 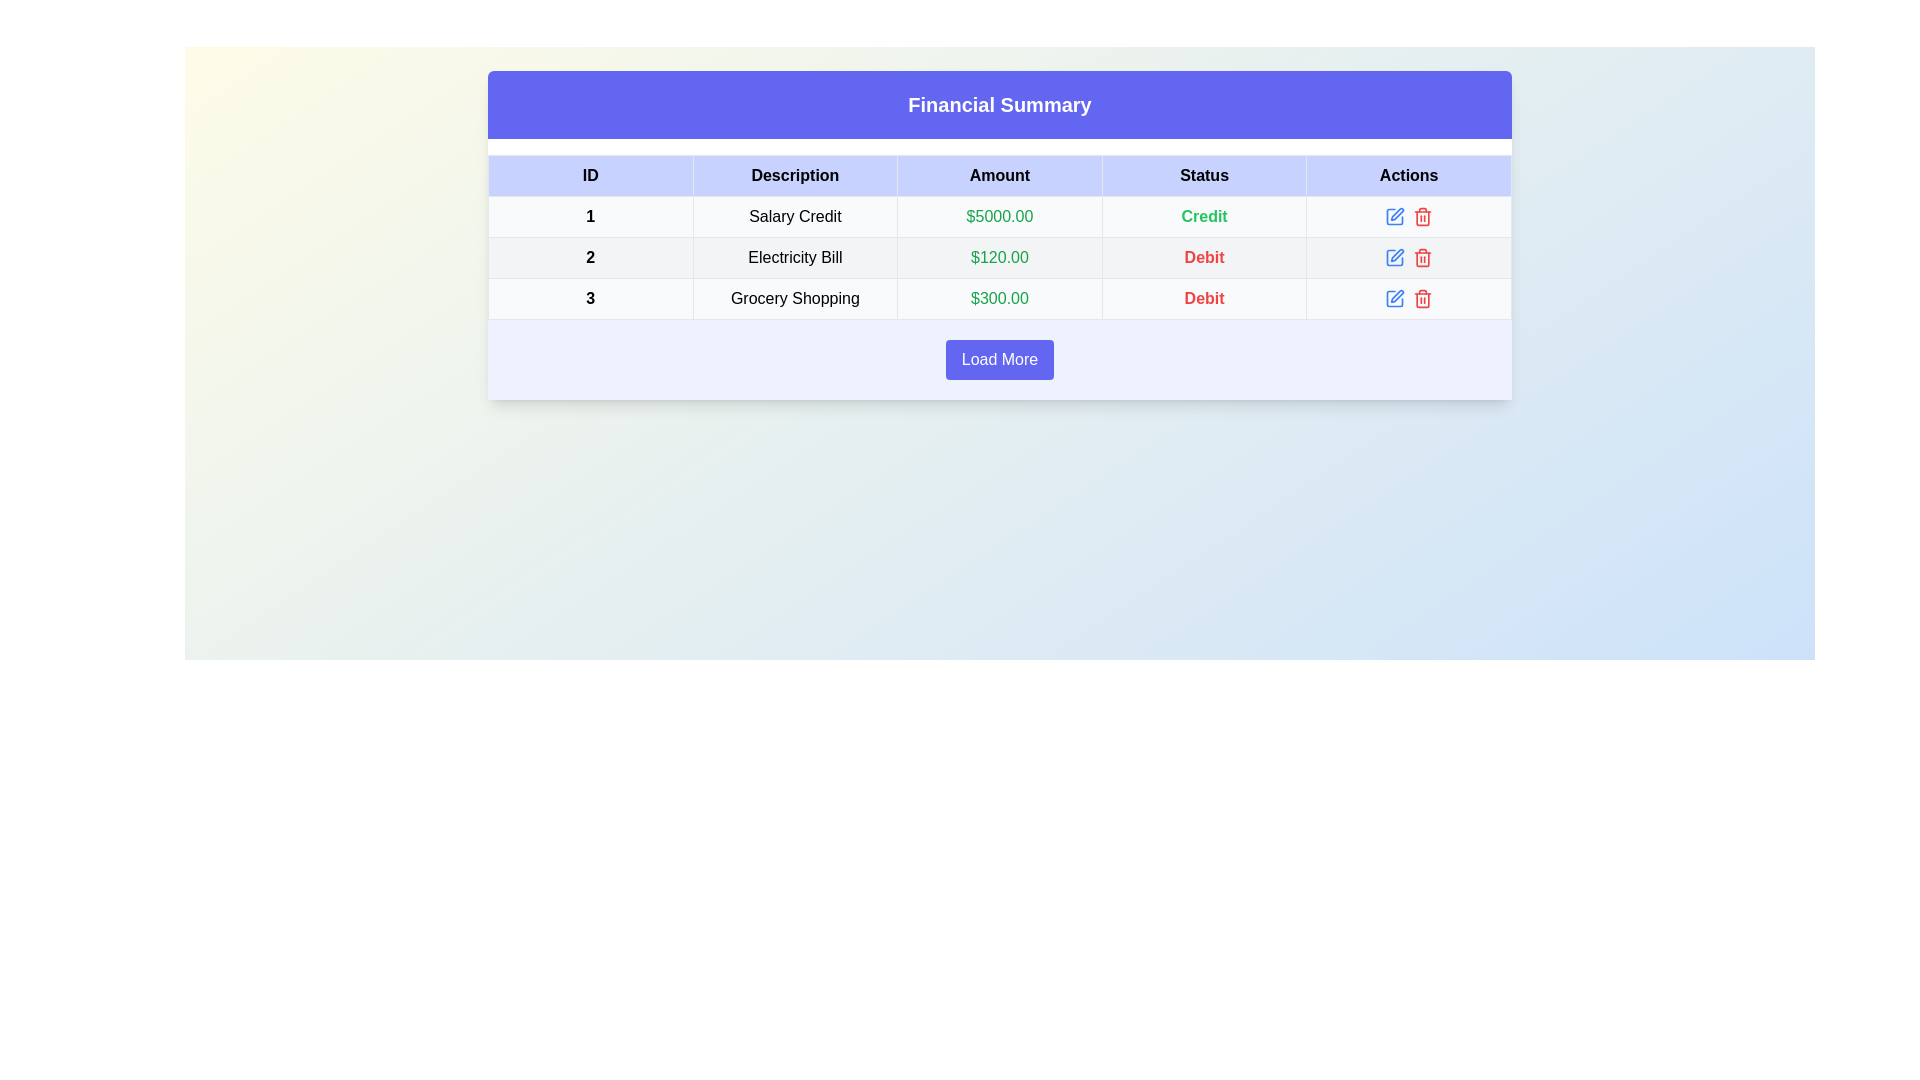 I want to click on the 'Amount' label, which is a rectangular UI component with bold, centered text and a light blue background, positioned between the 'Description' and 'Status' headers in a grid-like table, so click(x=999, y=175).